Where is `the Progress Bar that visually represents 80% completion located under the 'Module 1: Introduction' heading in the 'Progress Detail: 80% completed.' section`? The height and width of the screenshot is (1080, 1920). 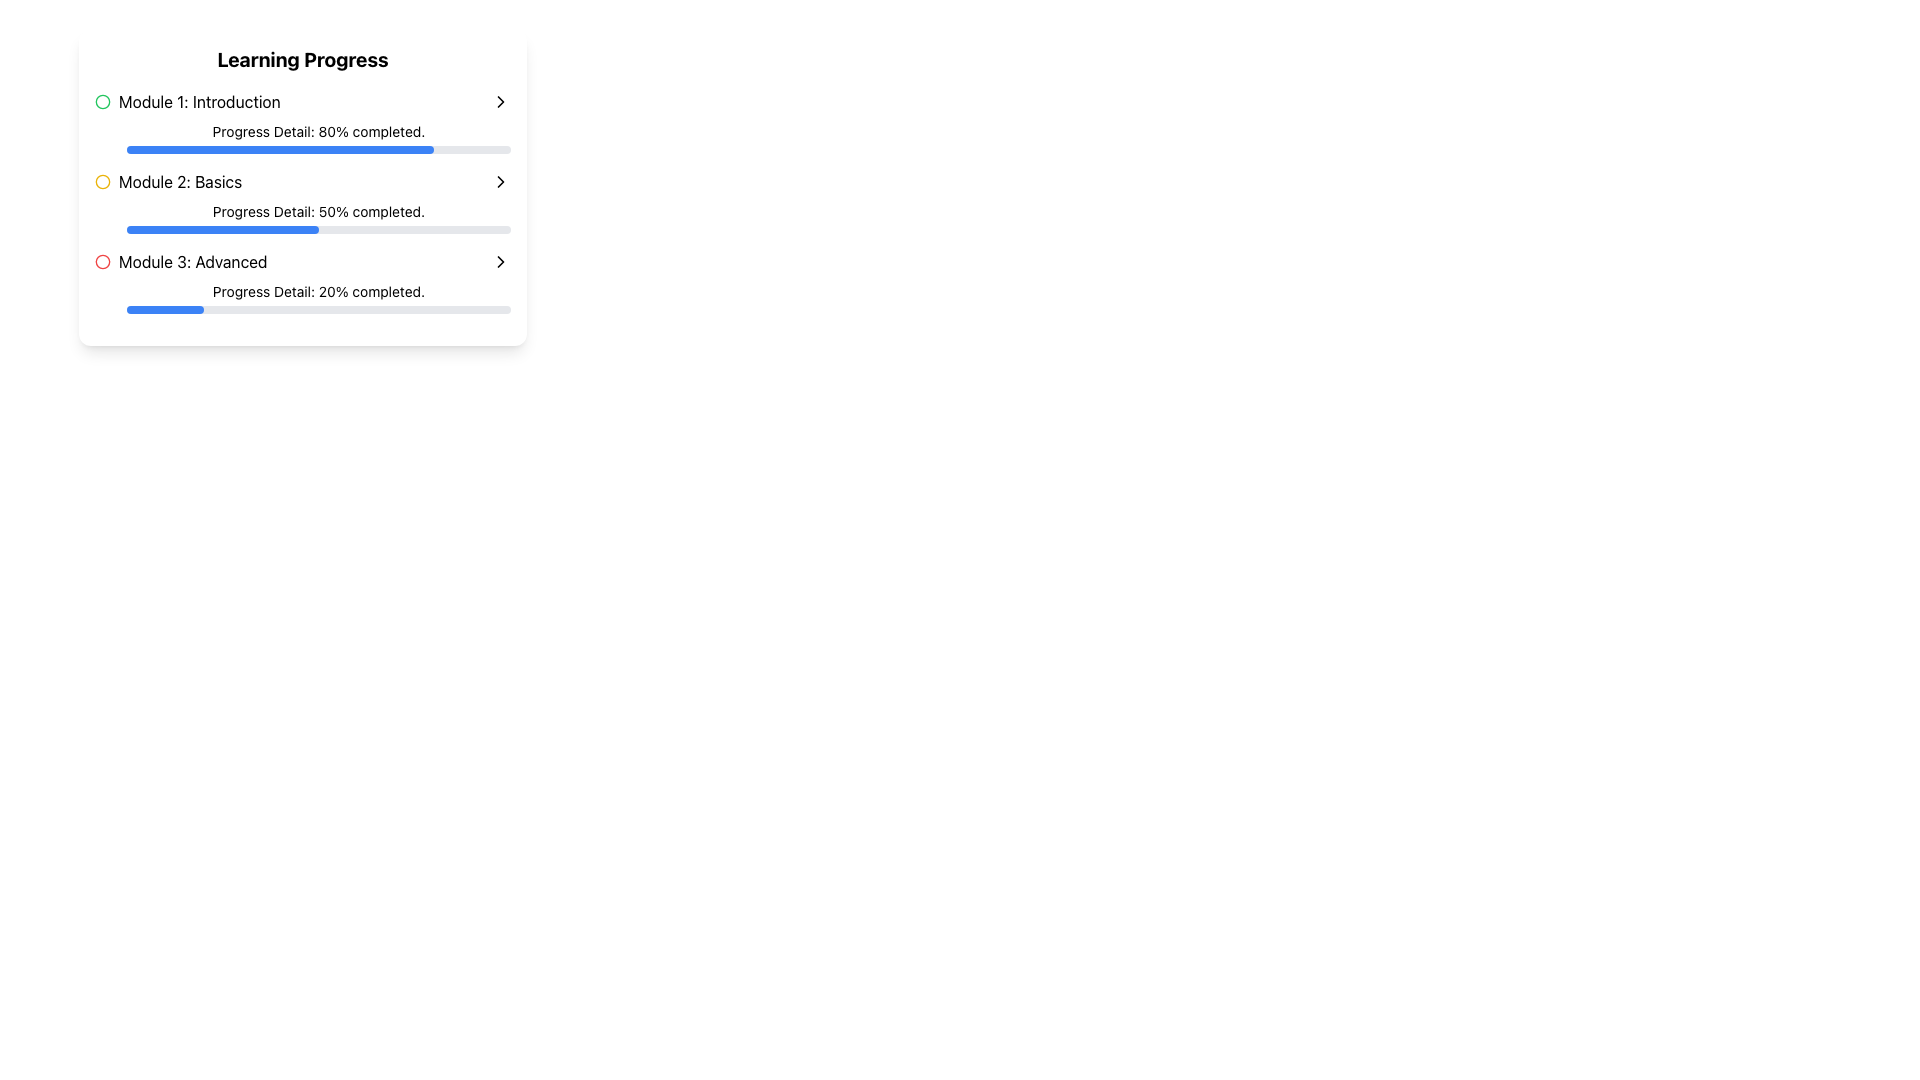 the Progress Bar that visually represents 80% completion located under the 'Module 1: Introduction' heading in the 'Progress Detail: 80% completed.' section is located at coordinates (317, 149).